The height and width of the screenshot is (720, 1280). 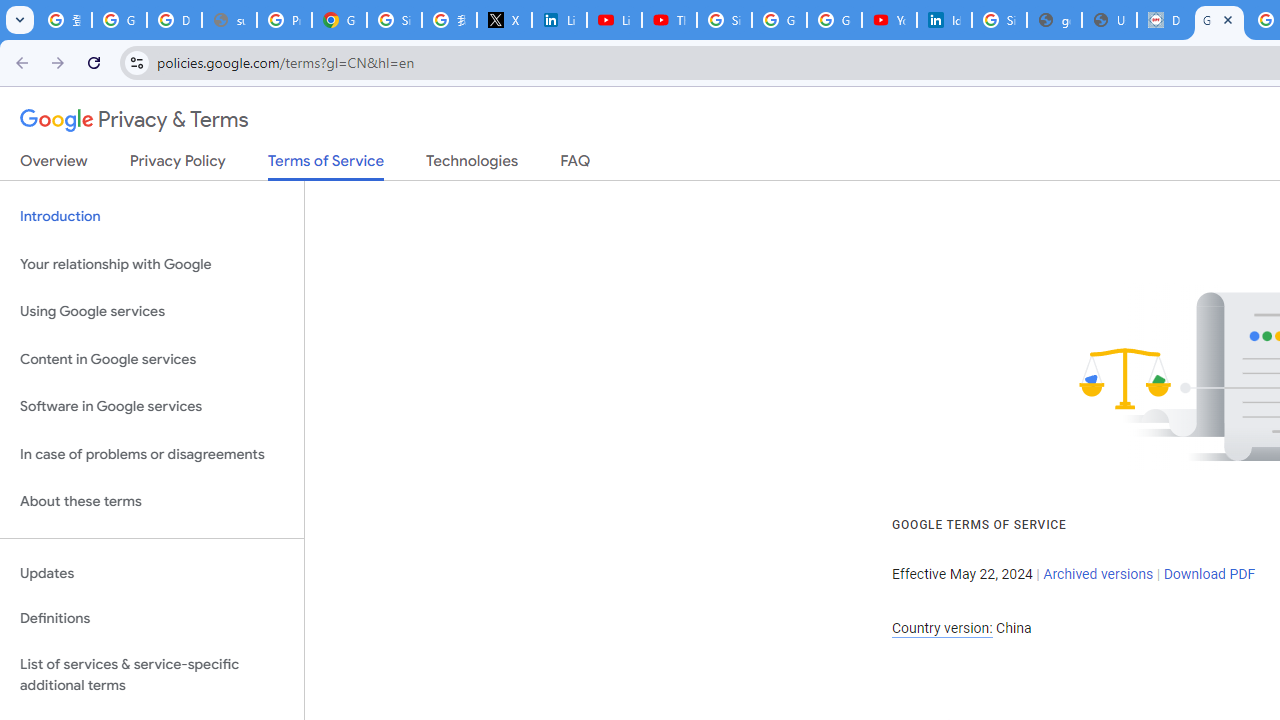 I want to click on 'Software in Google services', so click(x=151, y=406).